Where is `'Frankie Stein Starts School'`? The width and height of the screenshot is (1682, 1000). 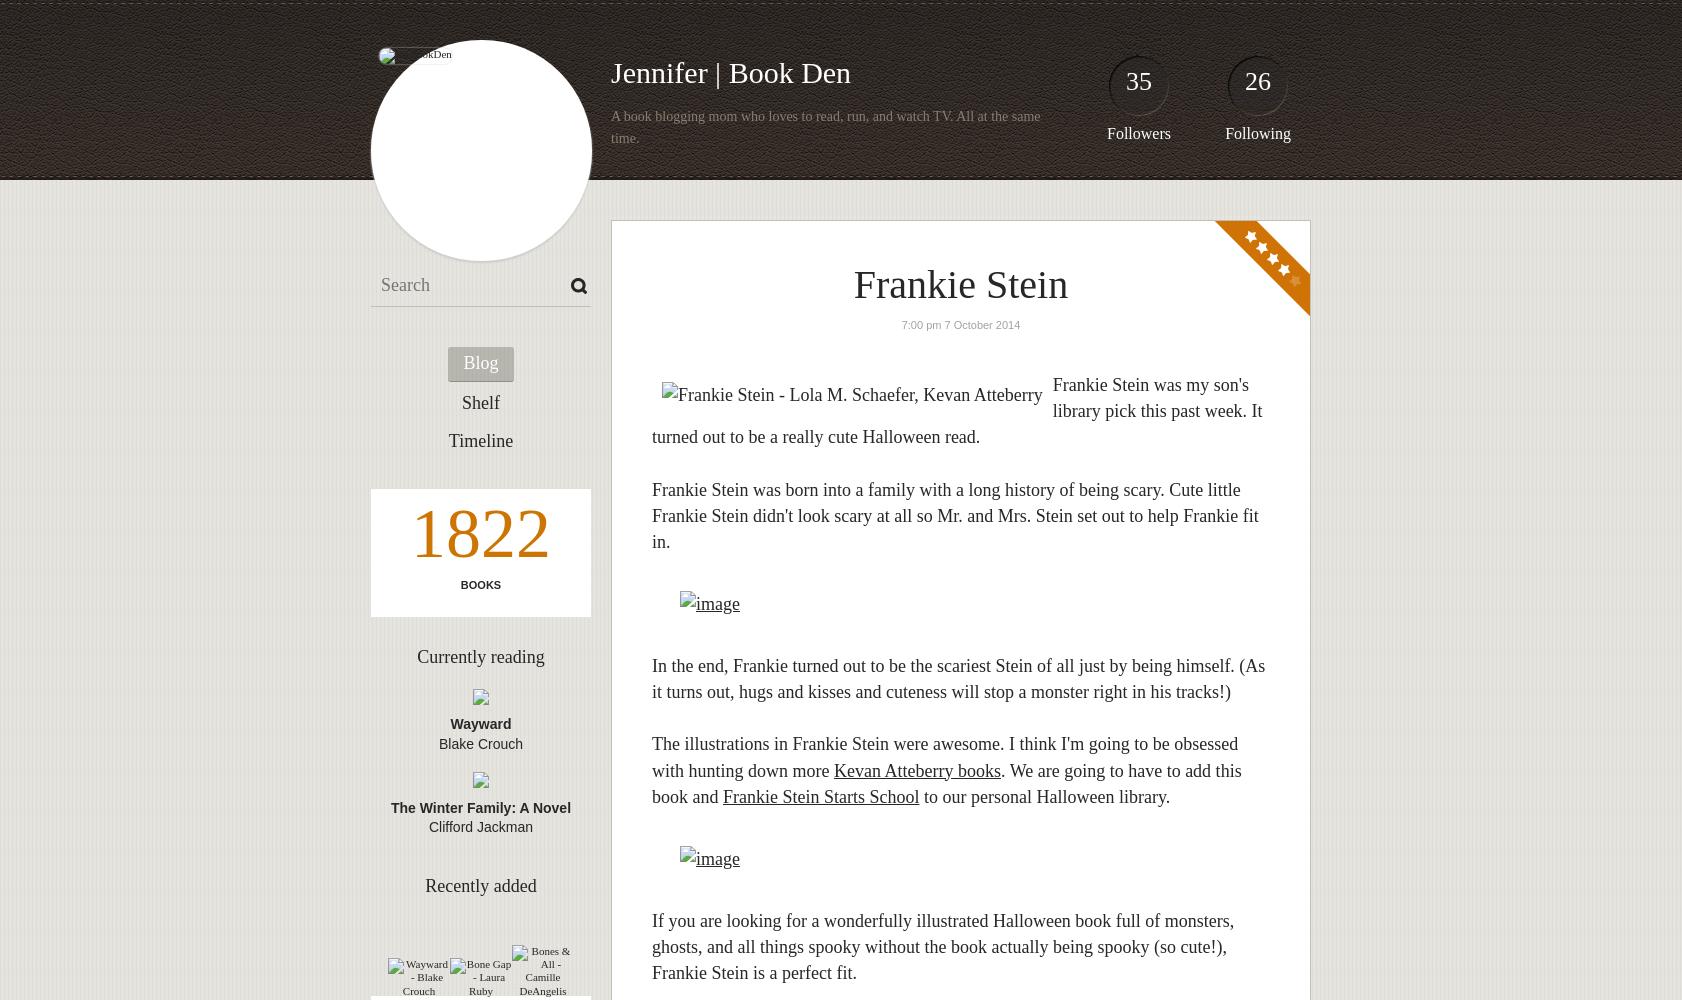
'Frankie Stein Starts School' is located at coordinates (820, 796).